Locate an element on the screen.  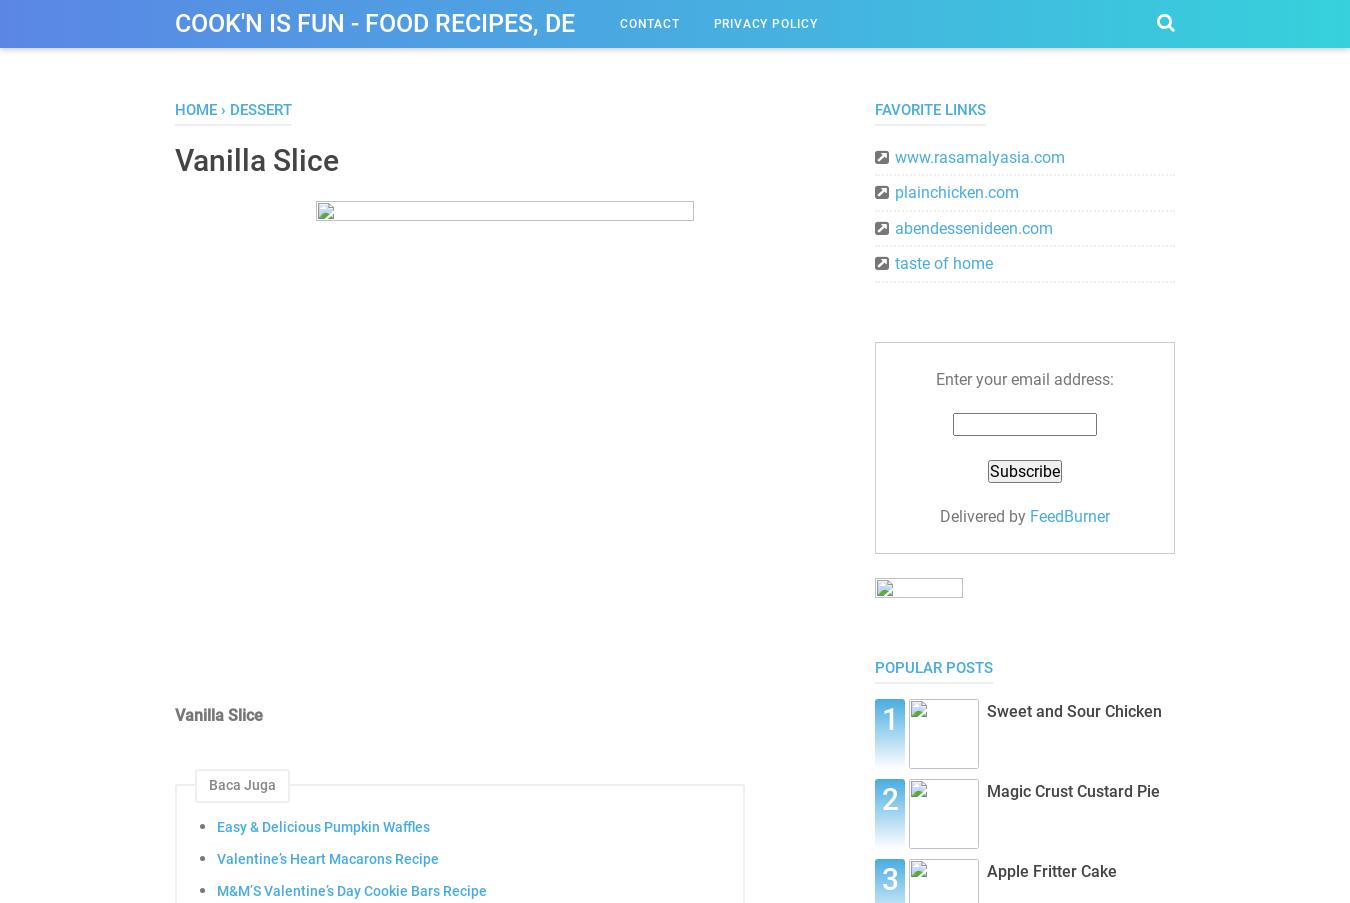
'abendessenideen.com' is located at coordinates (973, 227).